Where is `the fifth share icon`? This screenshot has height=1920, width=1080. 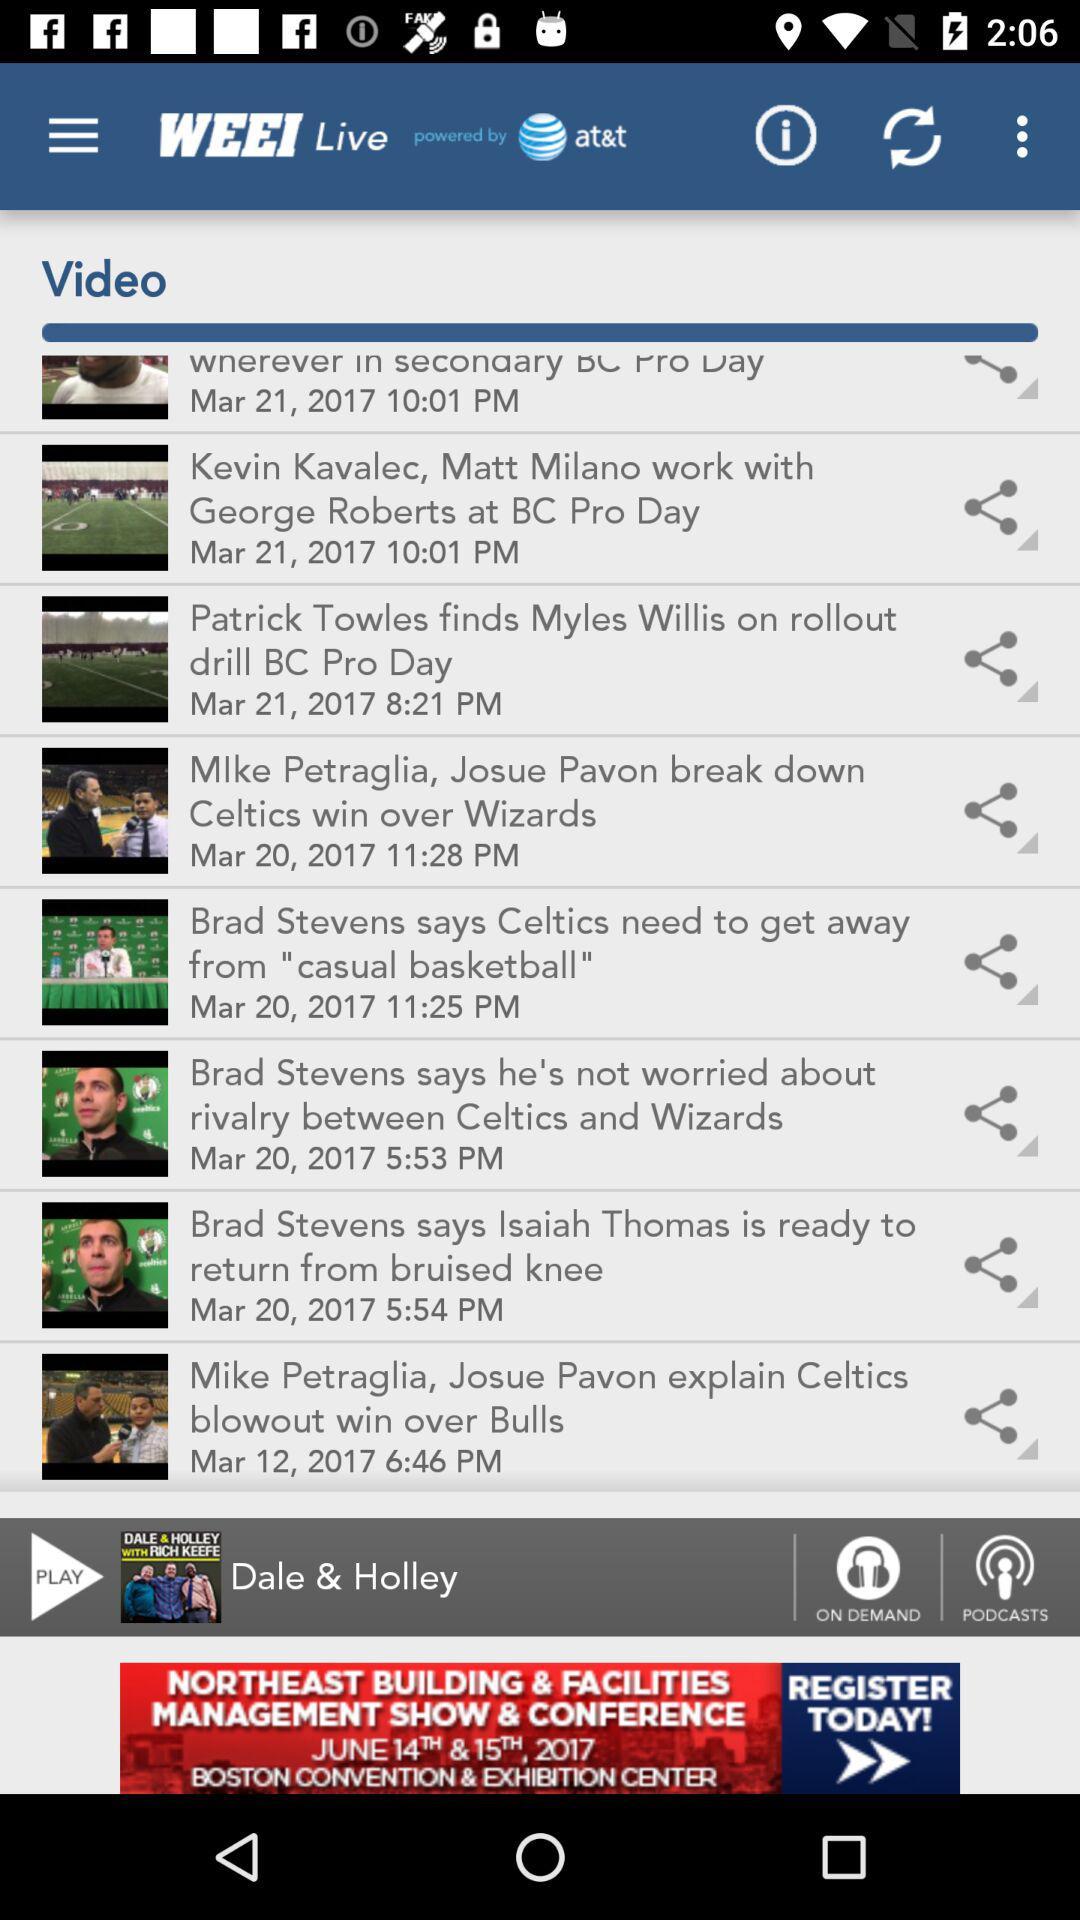 the fifth share icon is located at coordinates (995, 963).